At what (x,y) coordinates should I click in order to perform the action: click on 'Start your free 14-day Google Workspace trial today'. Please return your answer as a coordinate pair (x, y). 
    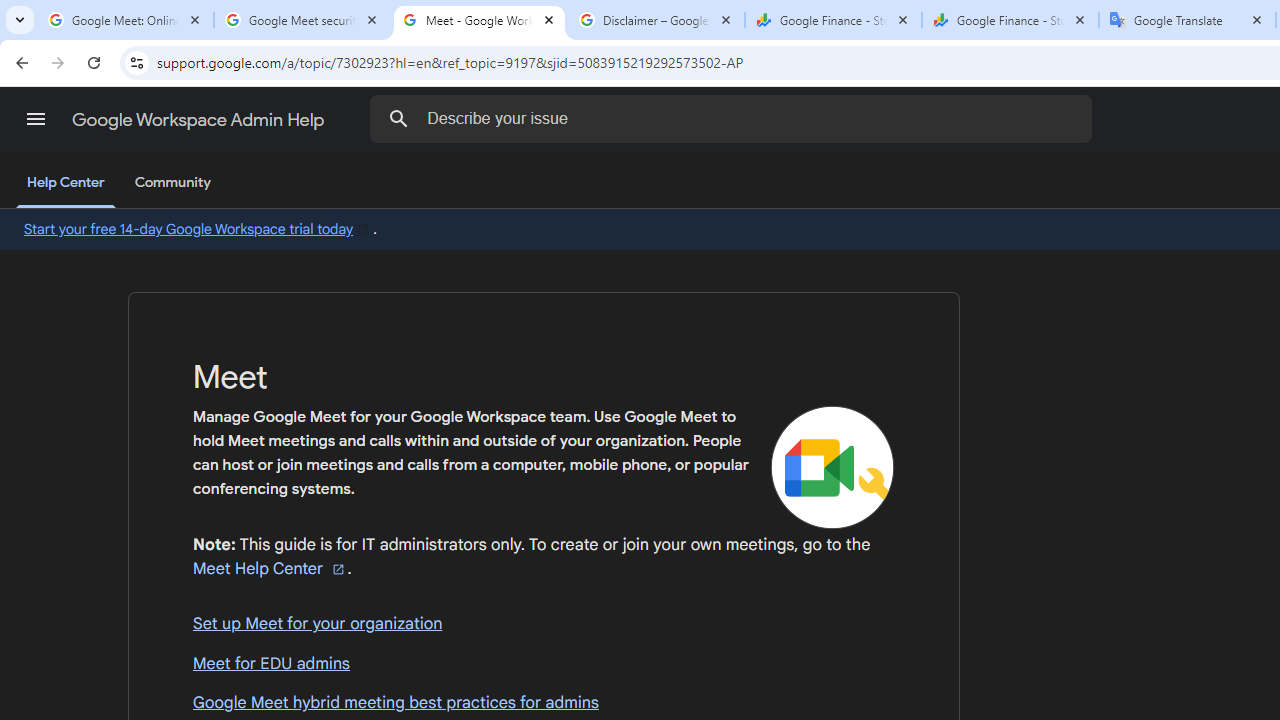
    Looking at the image, I should click on (199, 228).